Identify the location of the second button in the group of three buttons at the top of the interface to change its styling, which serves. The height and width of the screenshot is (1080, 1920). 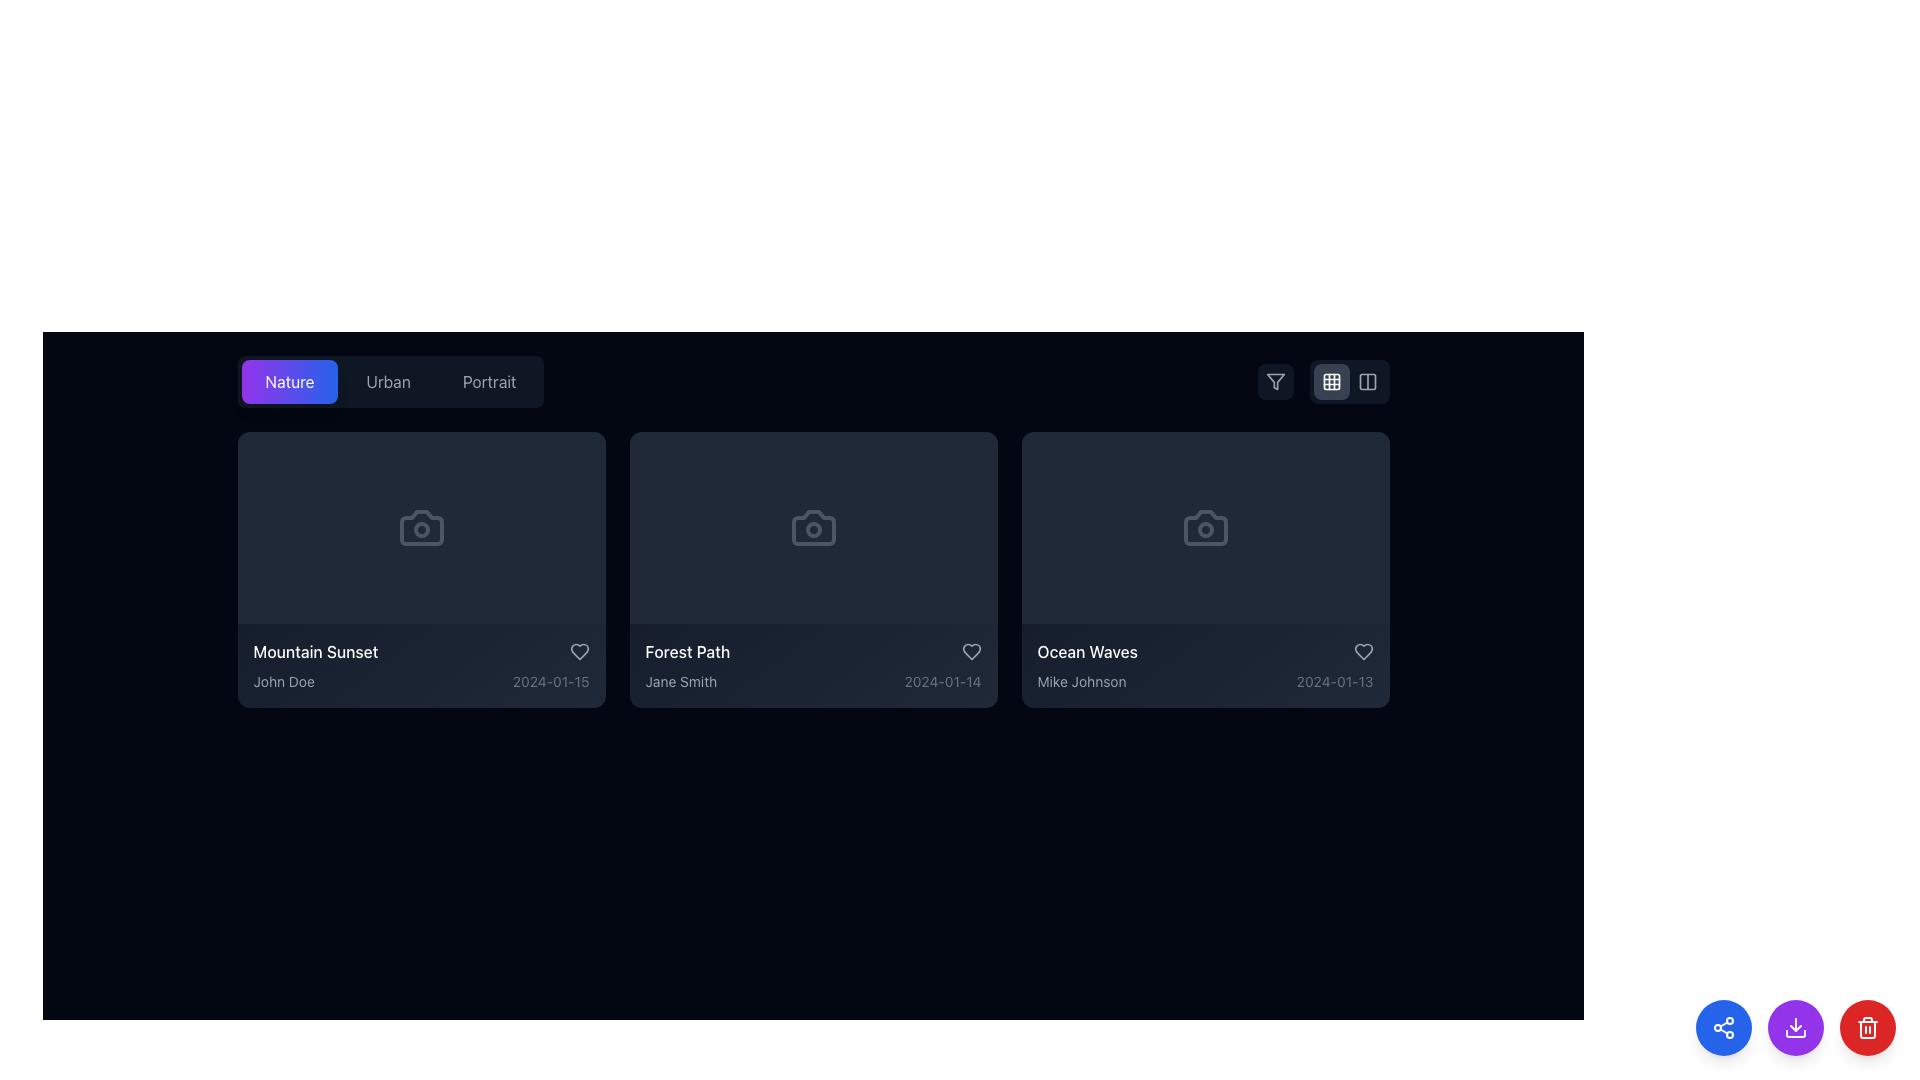
(388, 381).